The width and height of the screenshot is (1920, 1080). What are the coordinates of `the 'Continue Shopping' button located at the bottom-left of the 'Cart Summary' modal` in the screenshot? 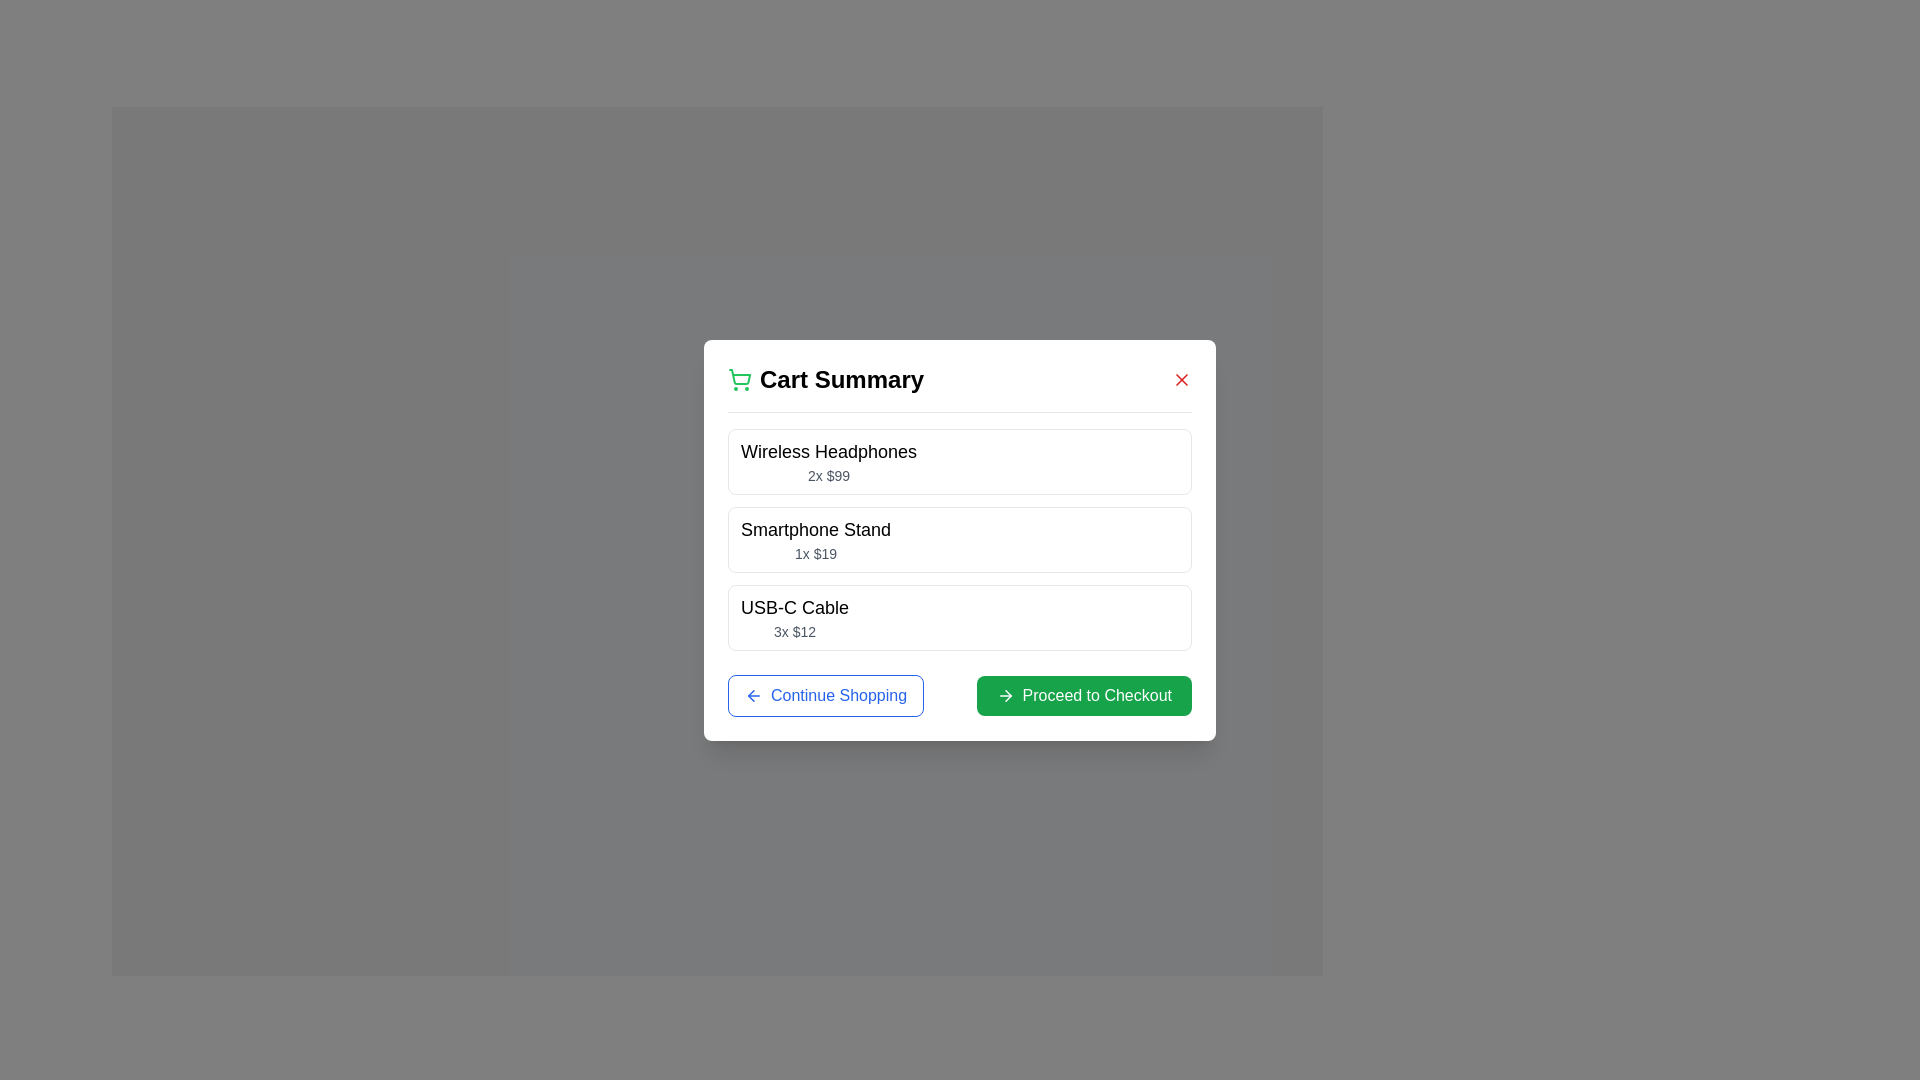 It's located at (825, 694).